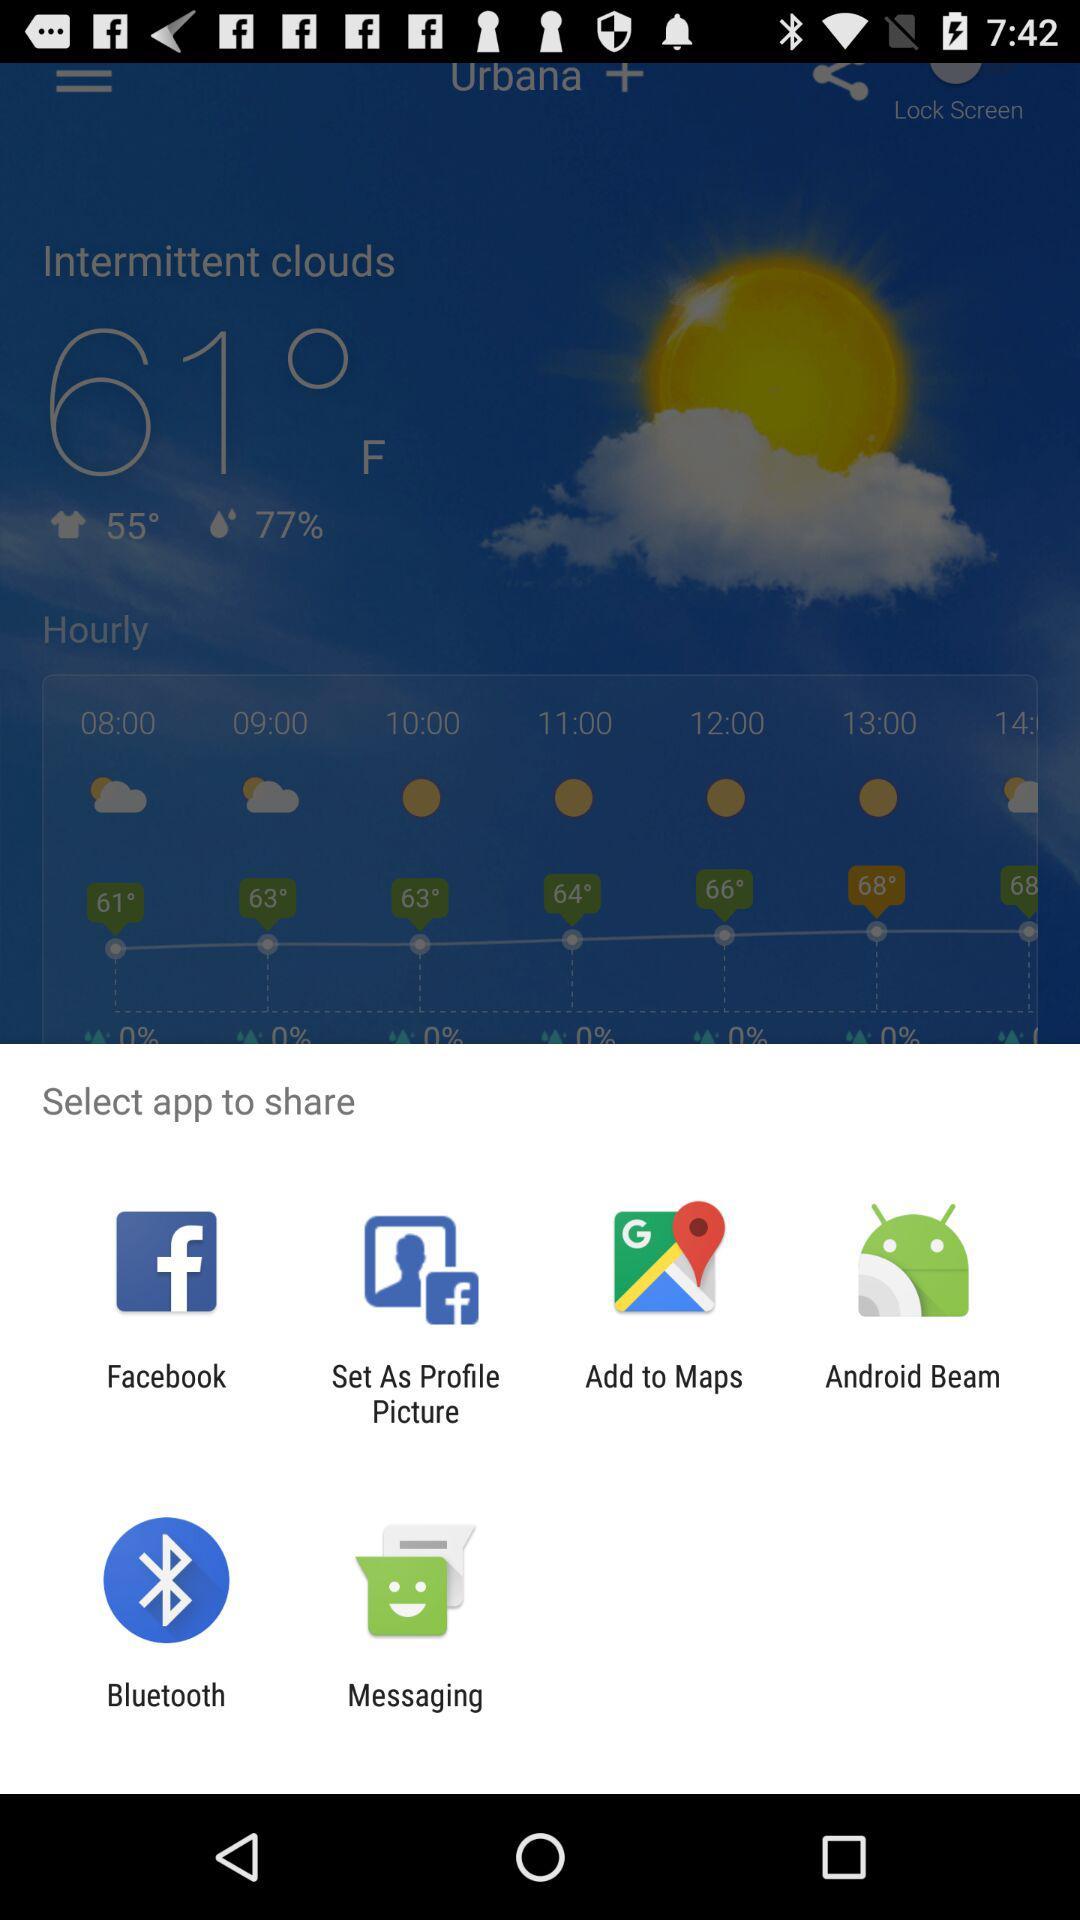 This screenshot has width=1080, height=1920. I want to click on app to the right of the facebook item, so click(414, 1392).